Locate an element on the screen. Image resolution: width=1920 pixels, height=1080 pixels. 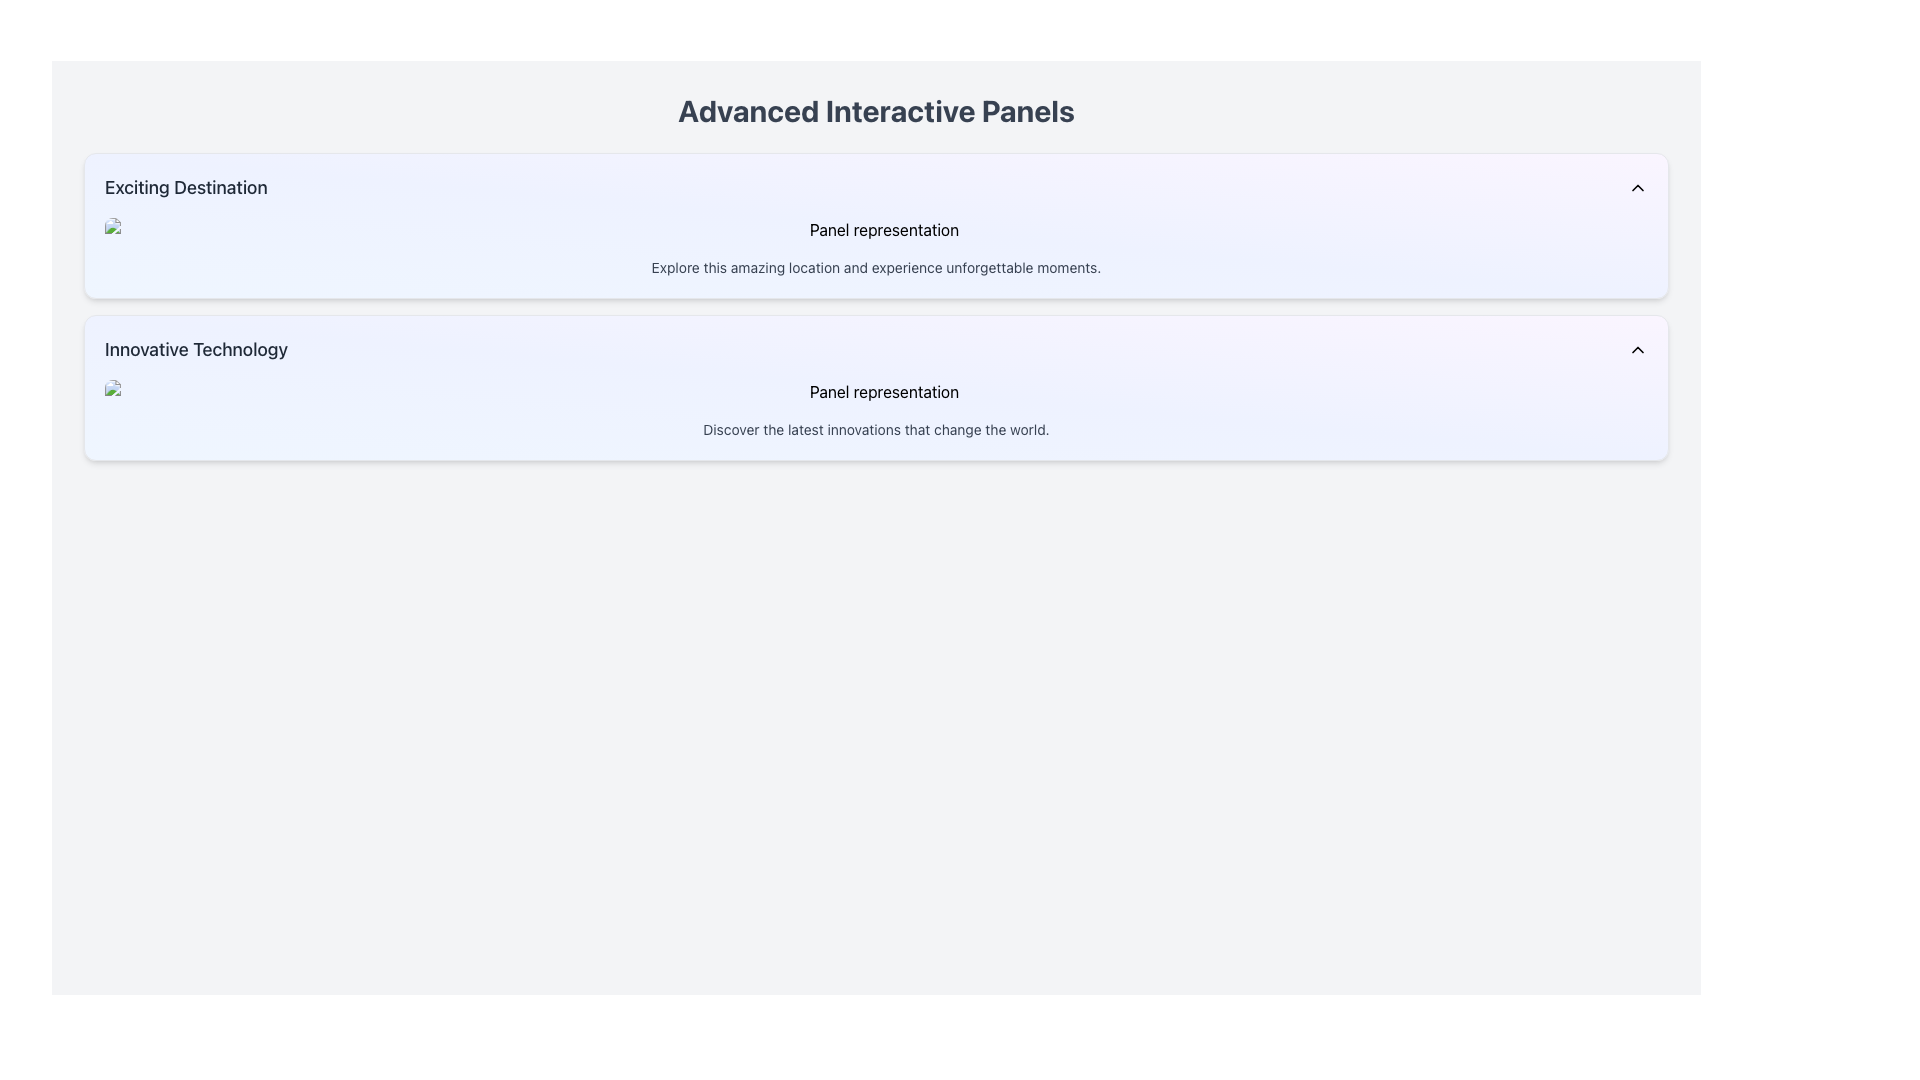
the primary heading text element that serves as the thematic introduction for the content below is located at coordinates (876, 111).